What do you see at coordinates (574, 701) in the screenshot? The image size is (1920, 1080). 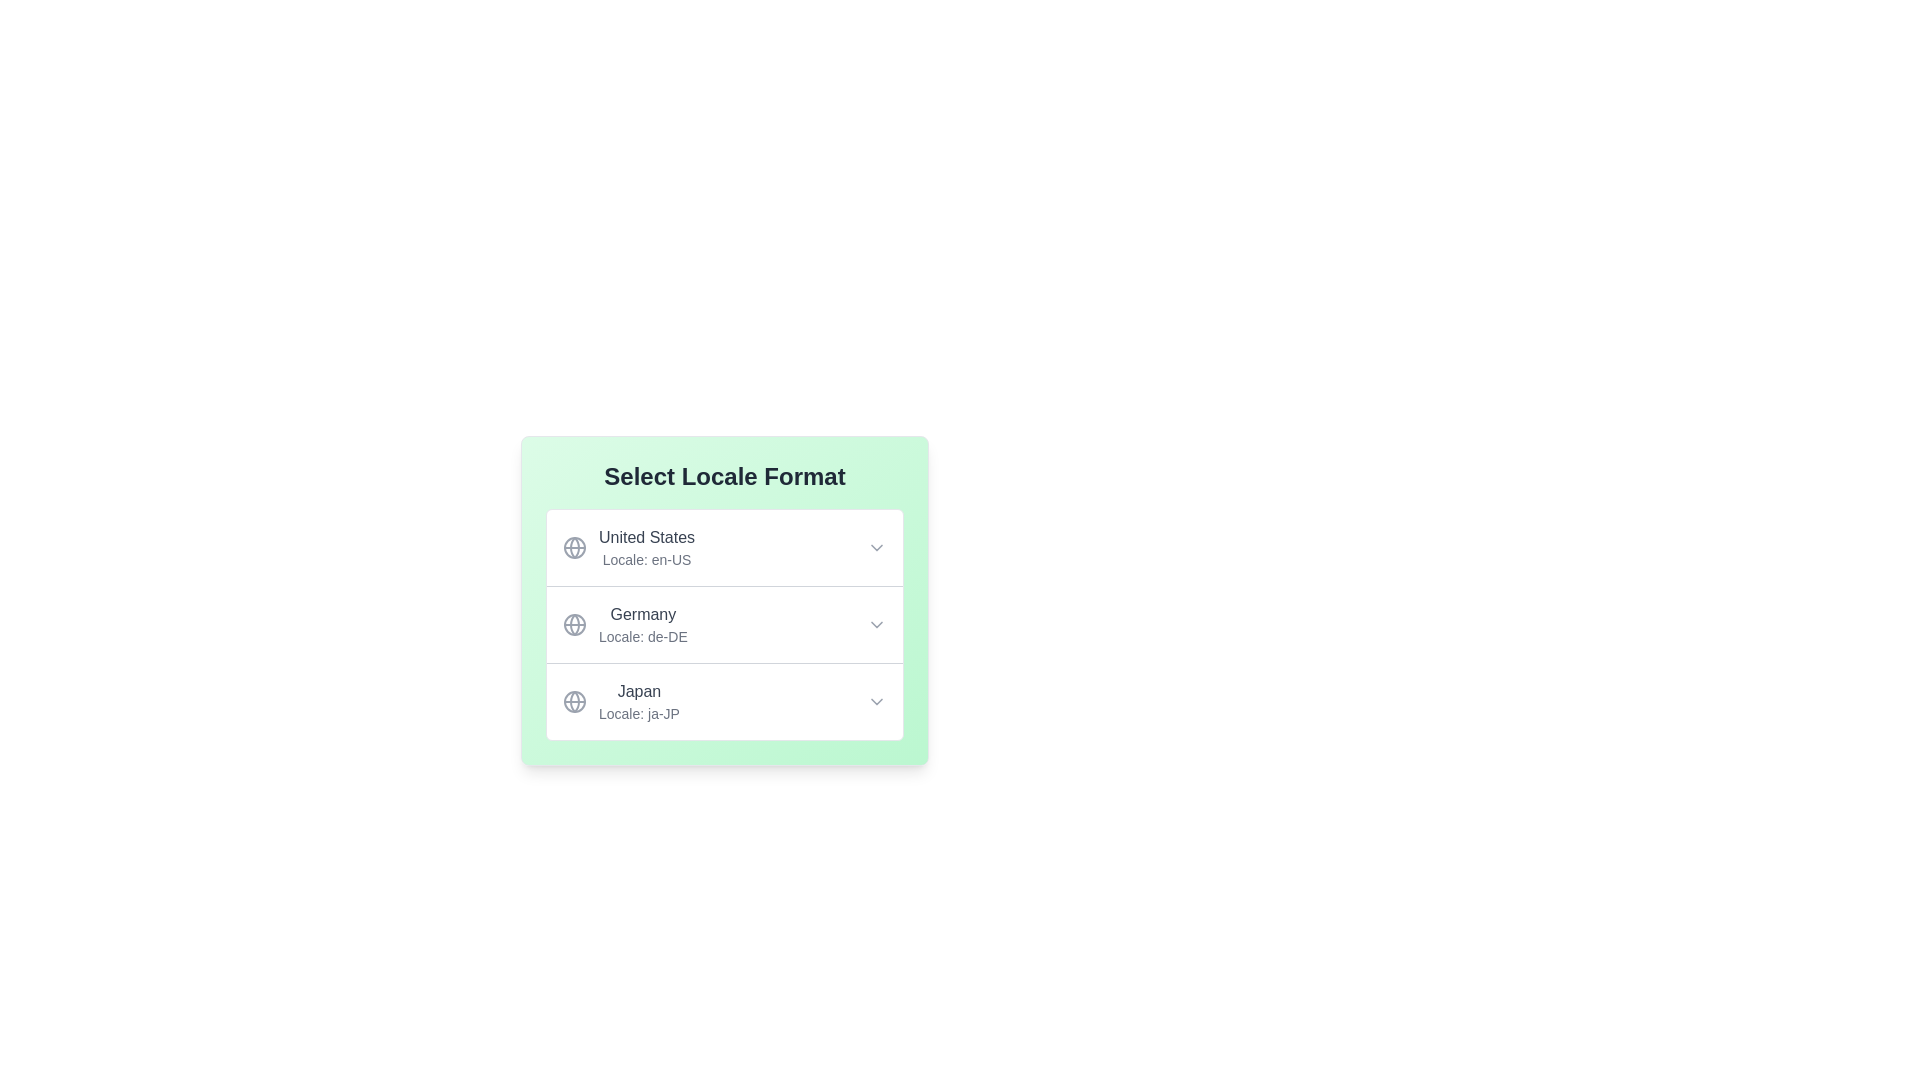 I see `the globe SVG icon representing the Japan locale to select the locale option` at bounding box center [574, 701].